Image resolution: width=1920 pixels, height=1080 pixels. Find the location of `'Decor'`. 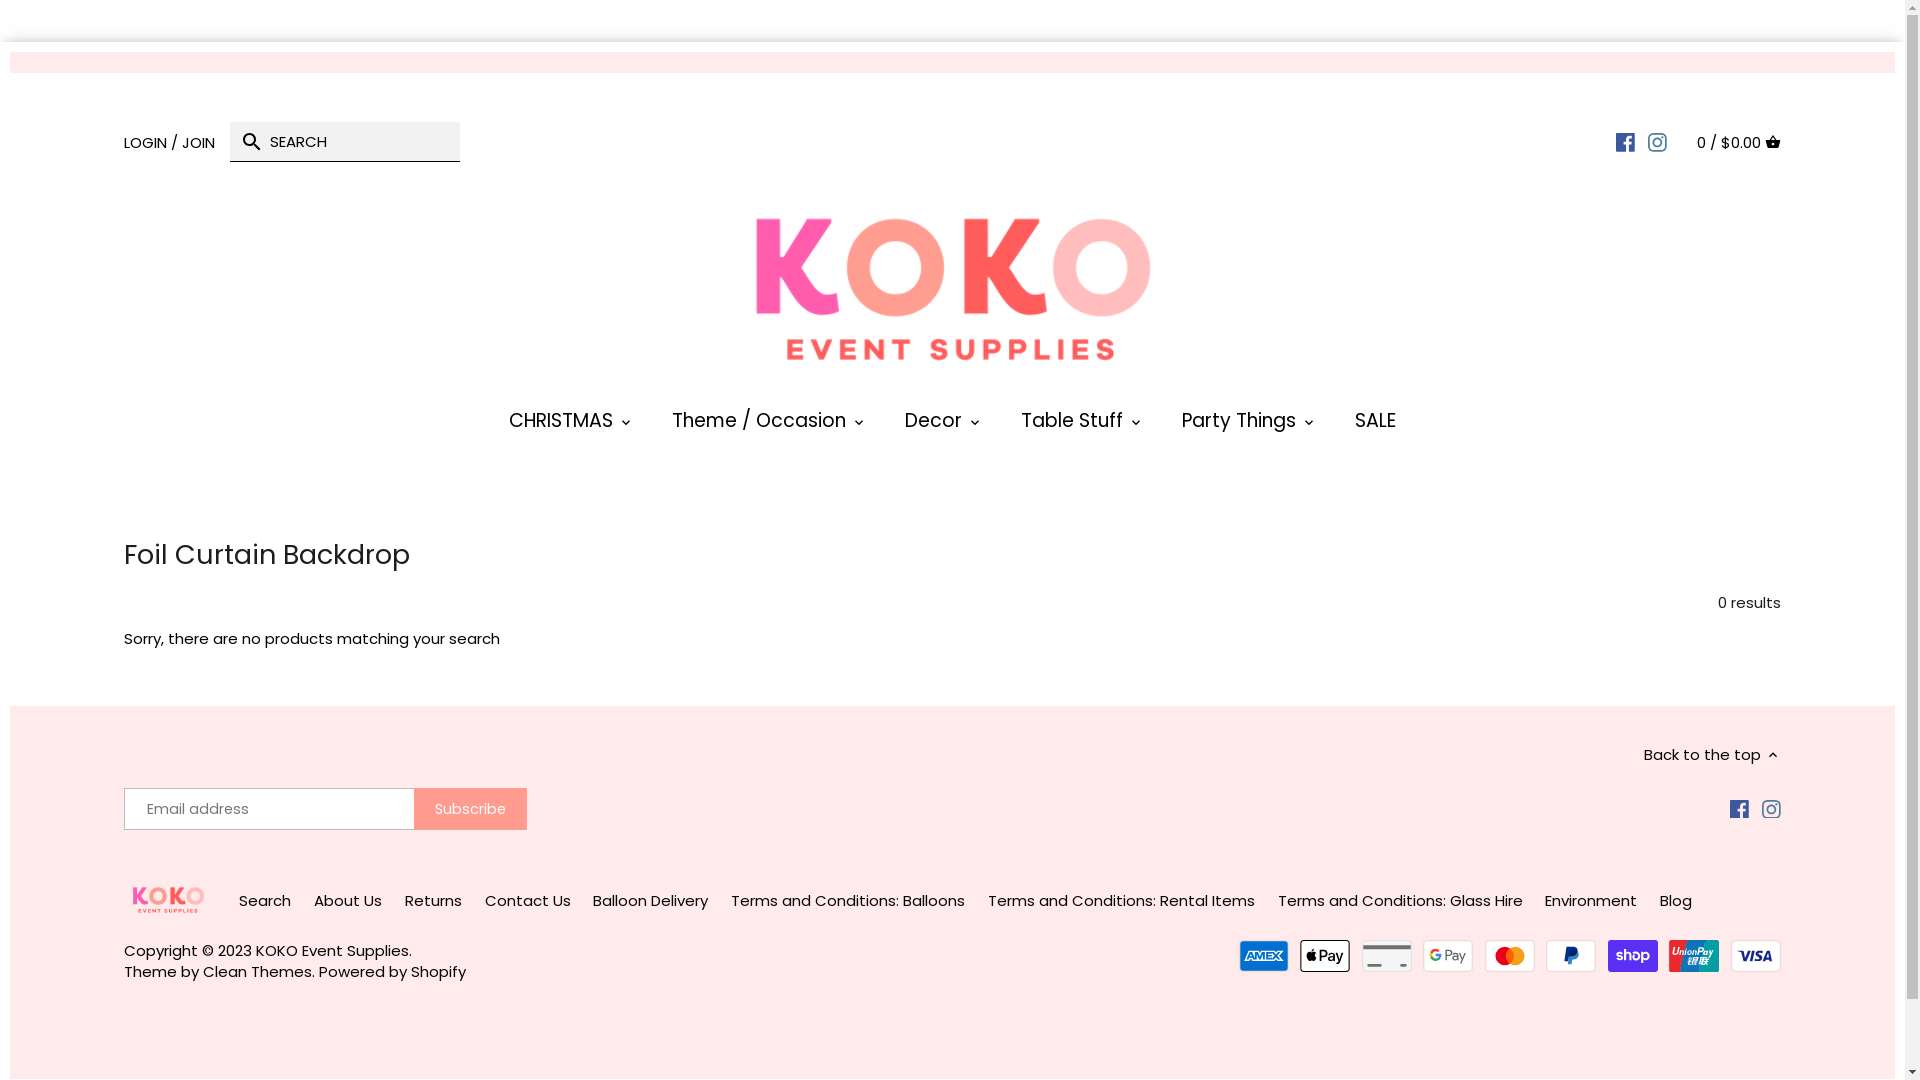

'Decor' is located at coordinates (932, 424).